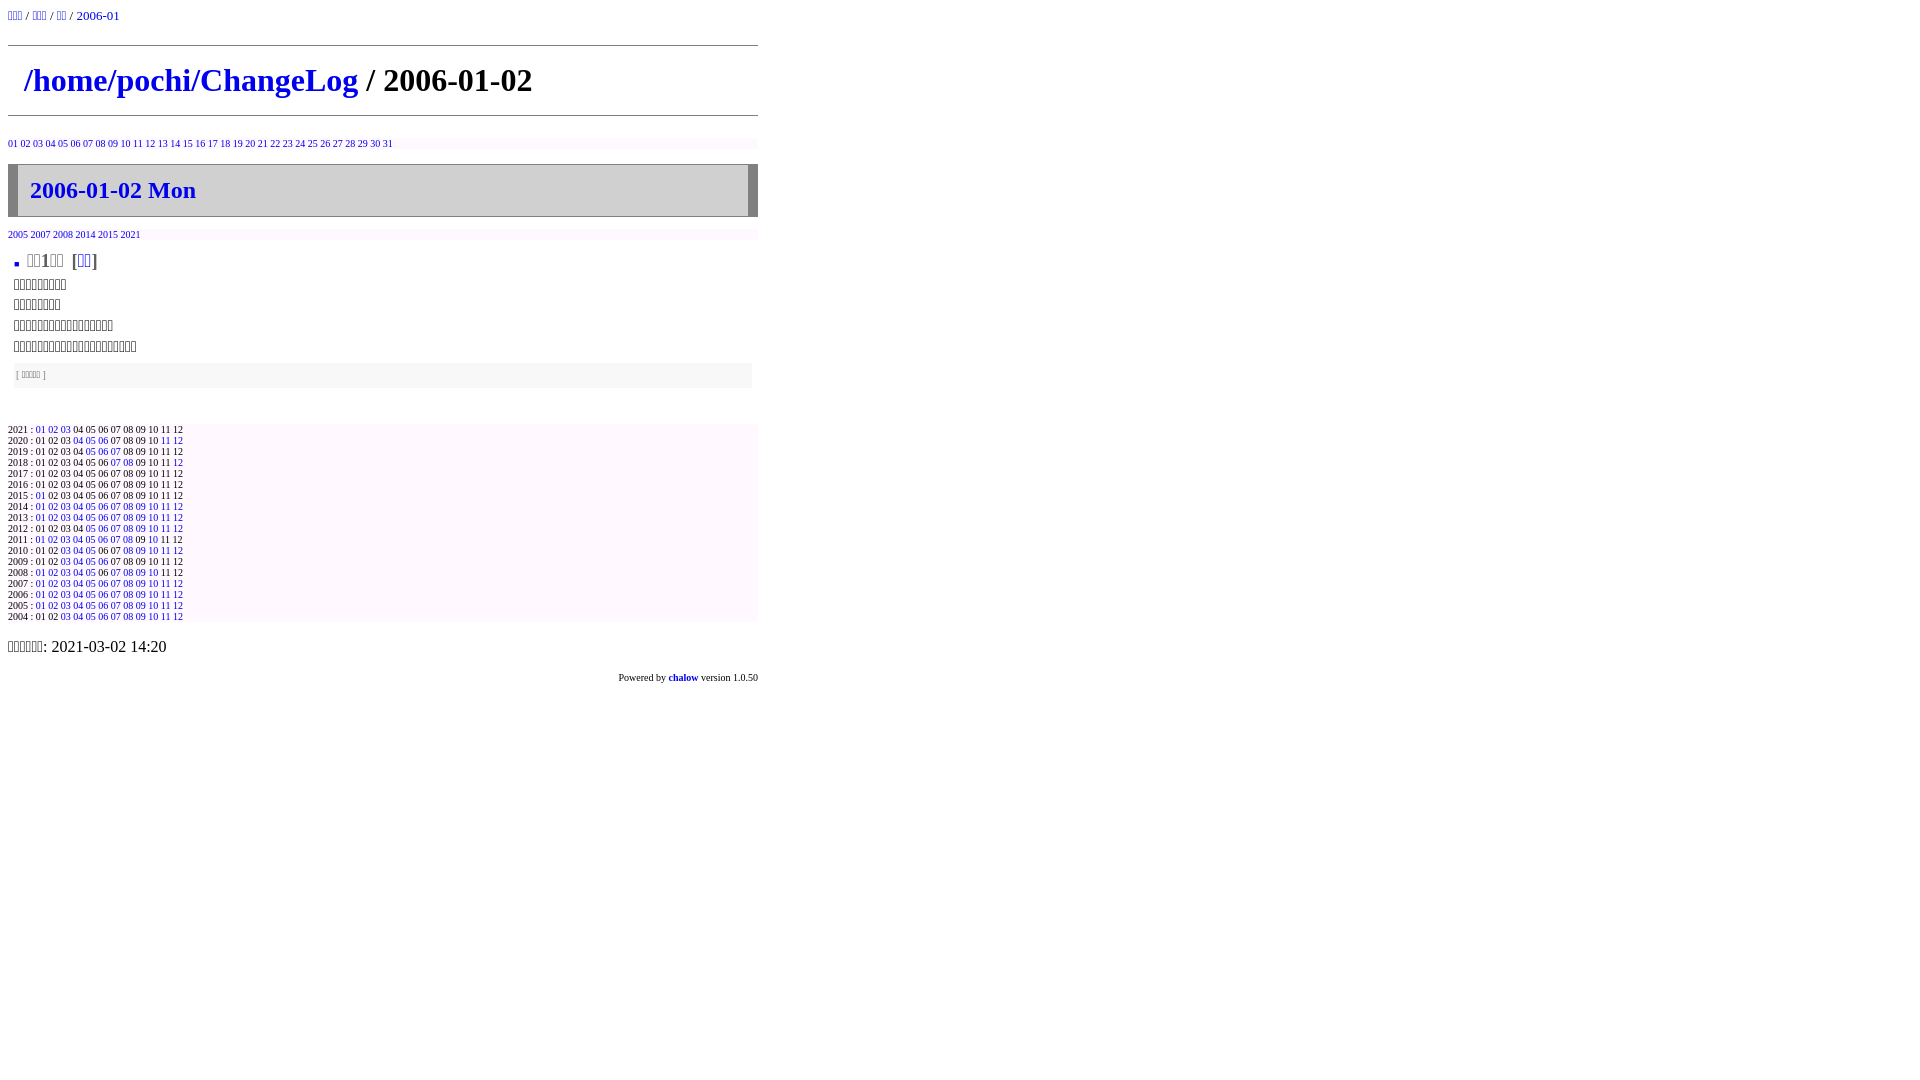  What do you see at coordinates (96, 538) in the screenshot?
I see `'06'` at bounding box center [96, 538].